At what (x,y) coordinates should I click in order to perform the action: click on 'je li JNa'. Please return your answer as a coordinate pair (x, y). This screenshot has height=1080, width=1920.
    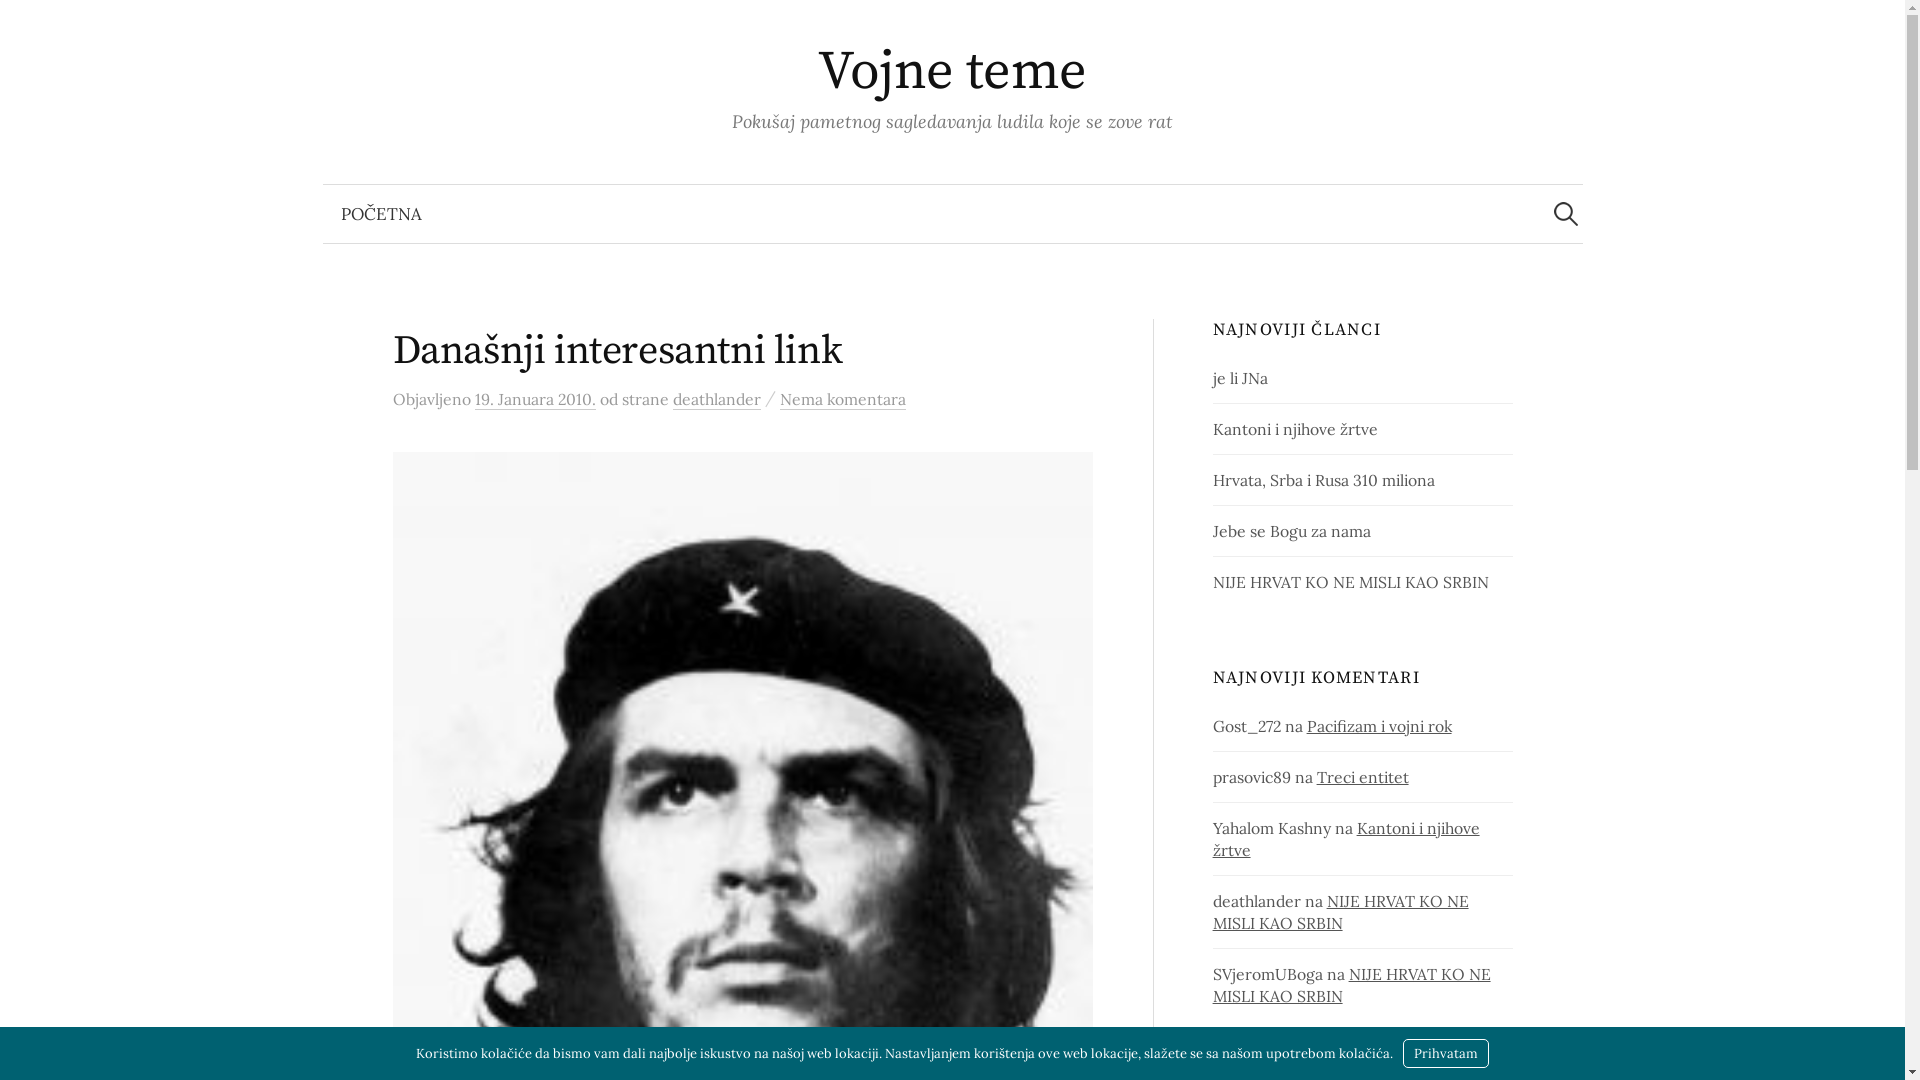
    Looking at the image, I should click on (1239, 378).